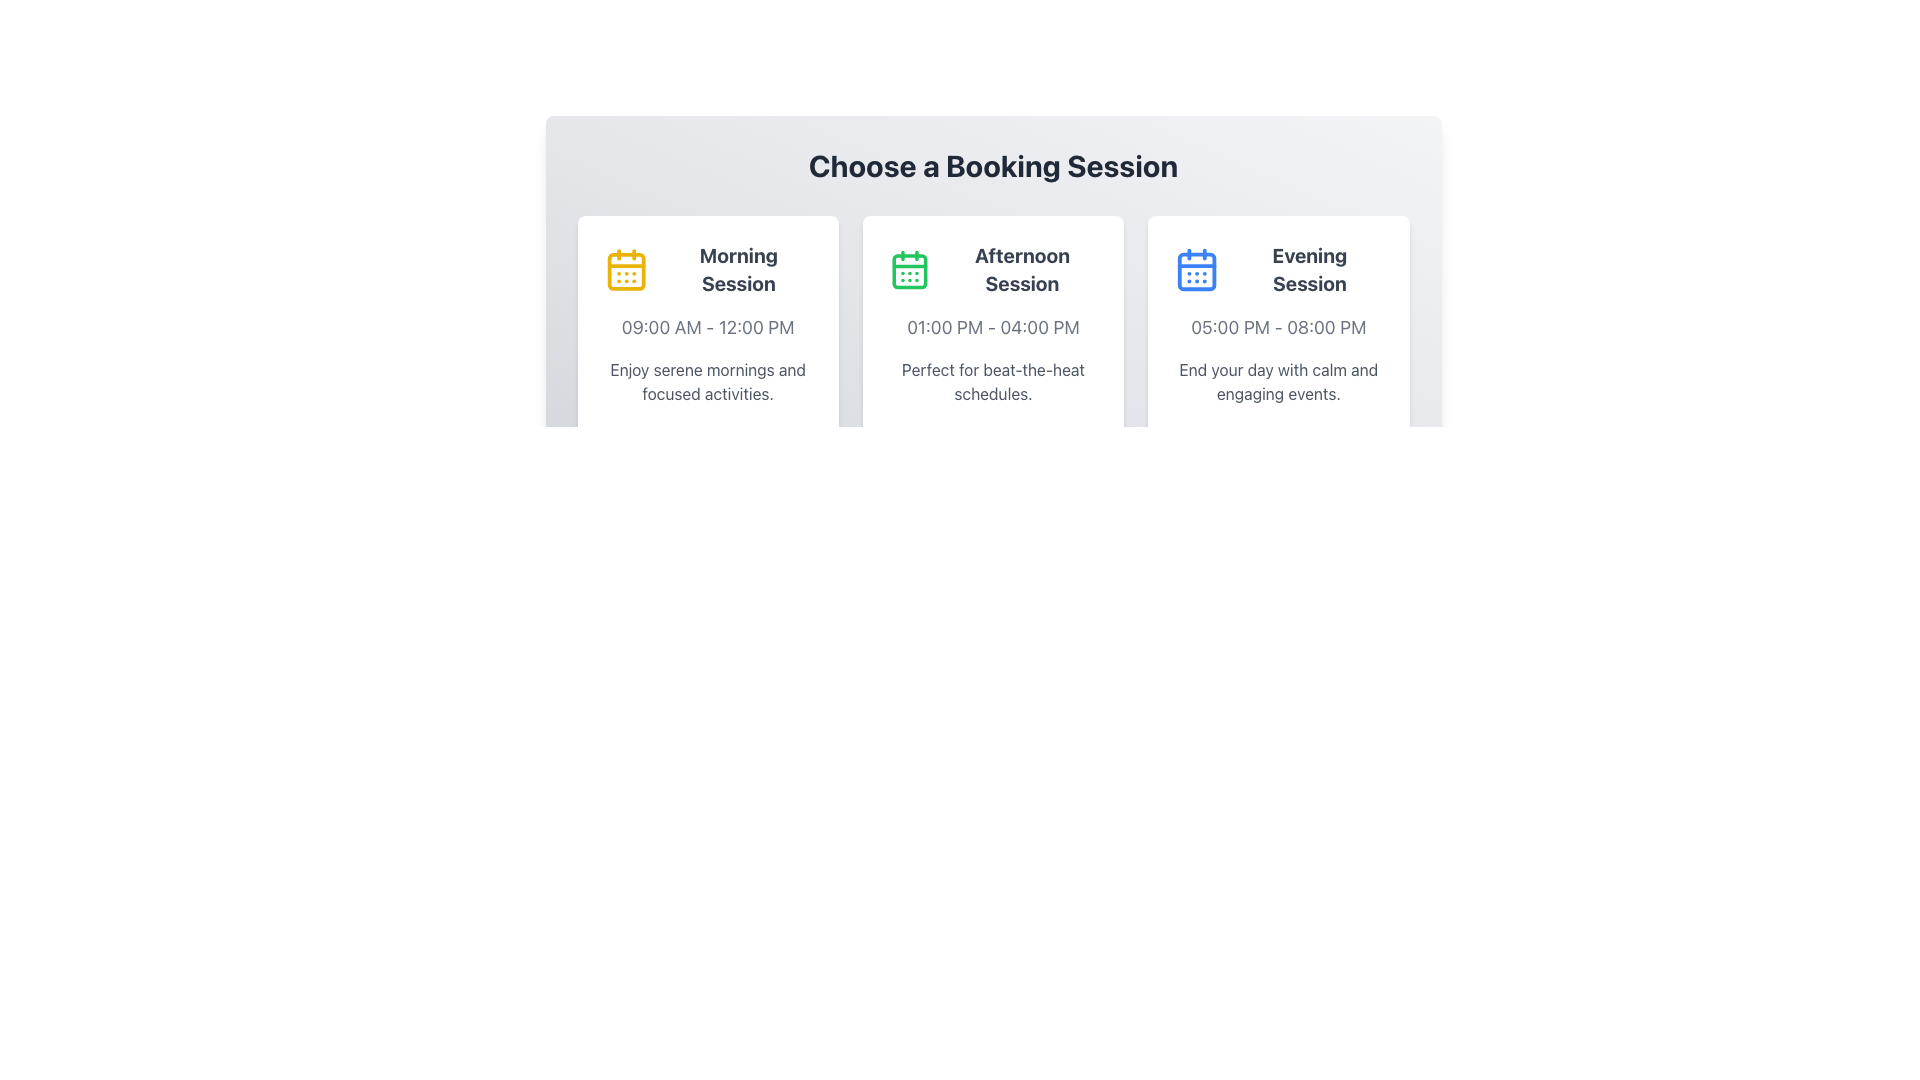 Image resolution: width=1920 pixels, height=1080 pixels. What do you see at coordinates (1197, 271) in the screenshot?
I see `the calendar icon under the 'Evening Session' category, which is a square icon with rounded corners` at bounding box center [1197, 271].